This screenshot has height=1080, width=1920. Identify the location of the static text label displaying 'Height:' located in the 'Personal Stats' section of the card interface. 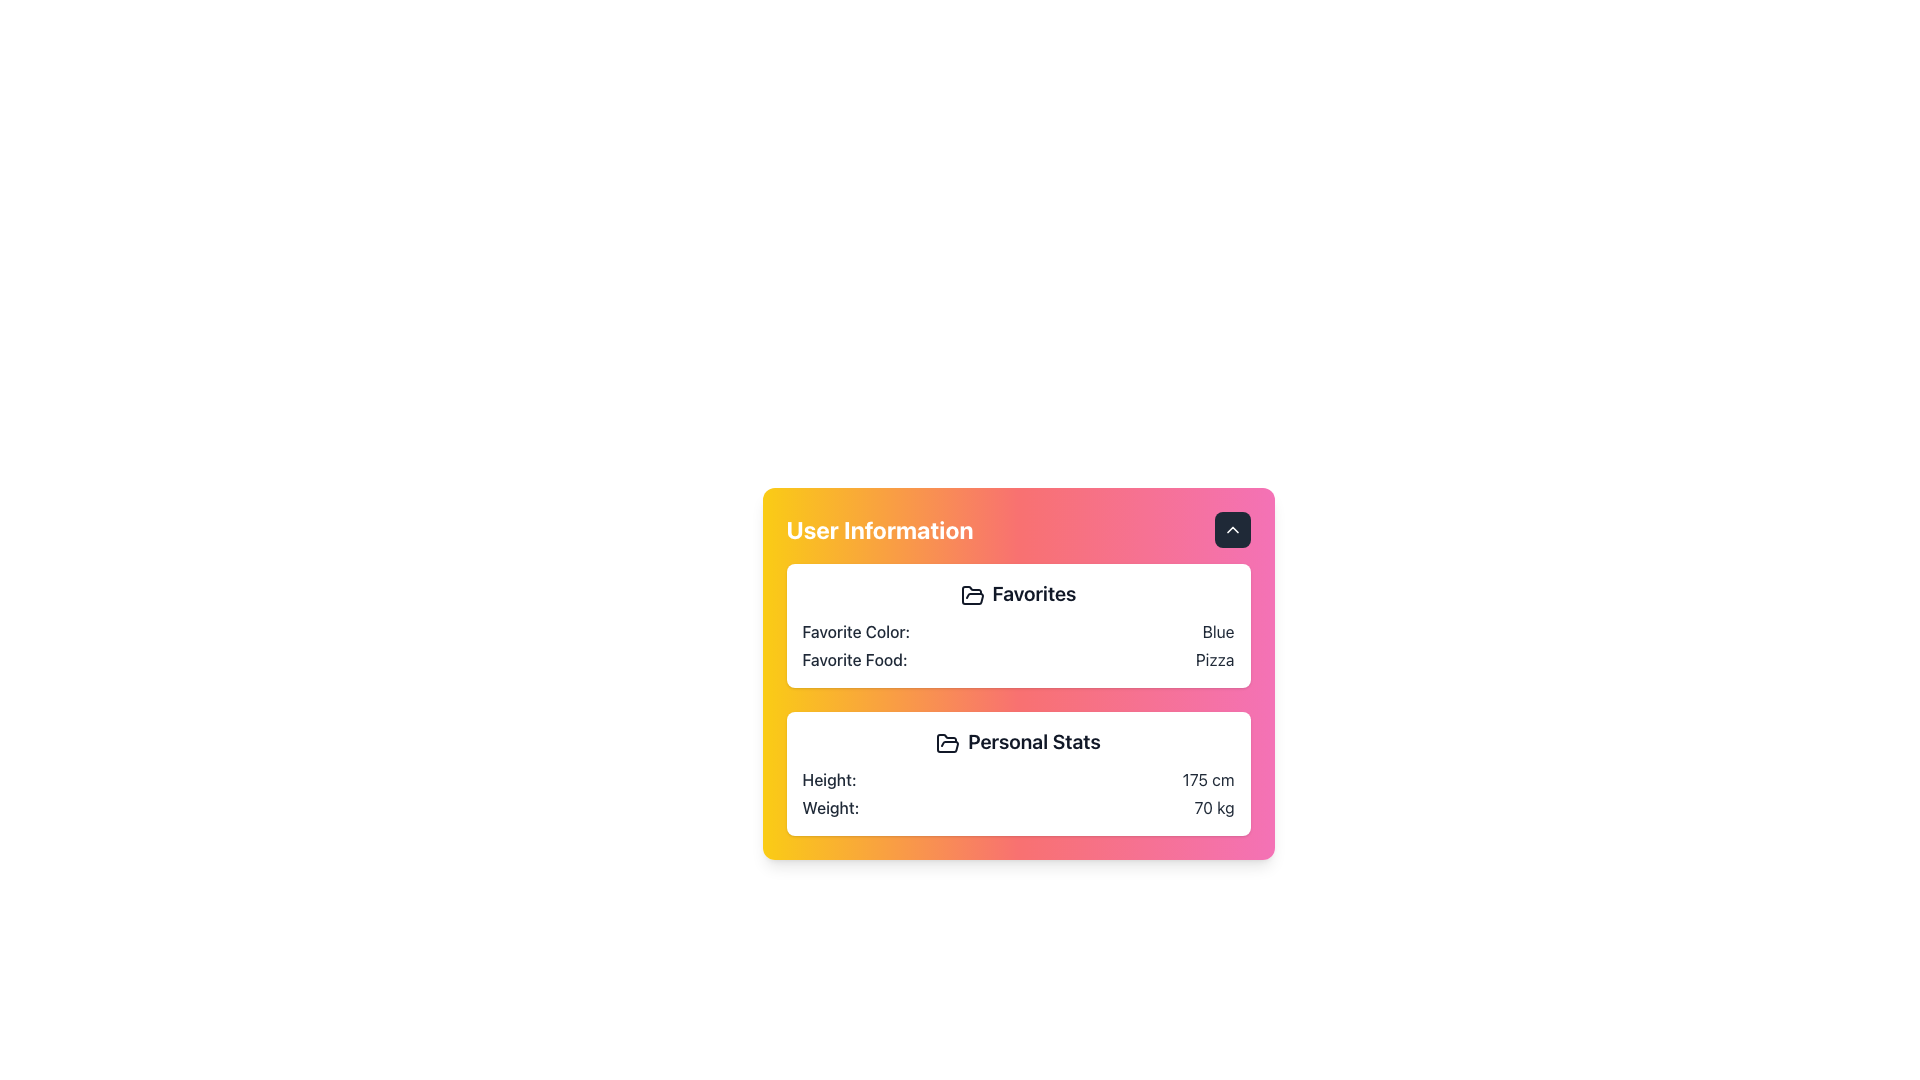
(829, 778).